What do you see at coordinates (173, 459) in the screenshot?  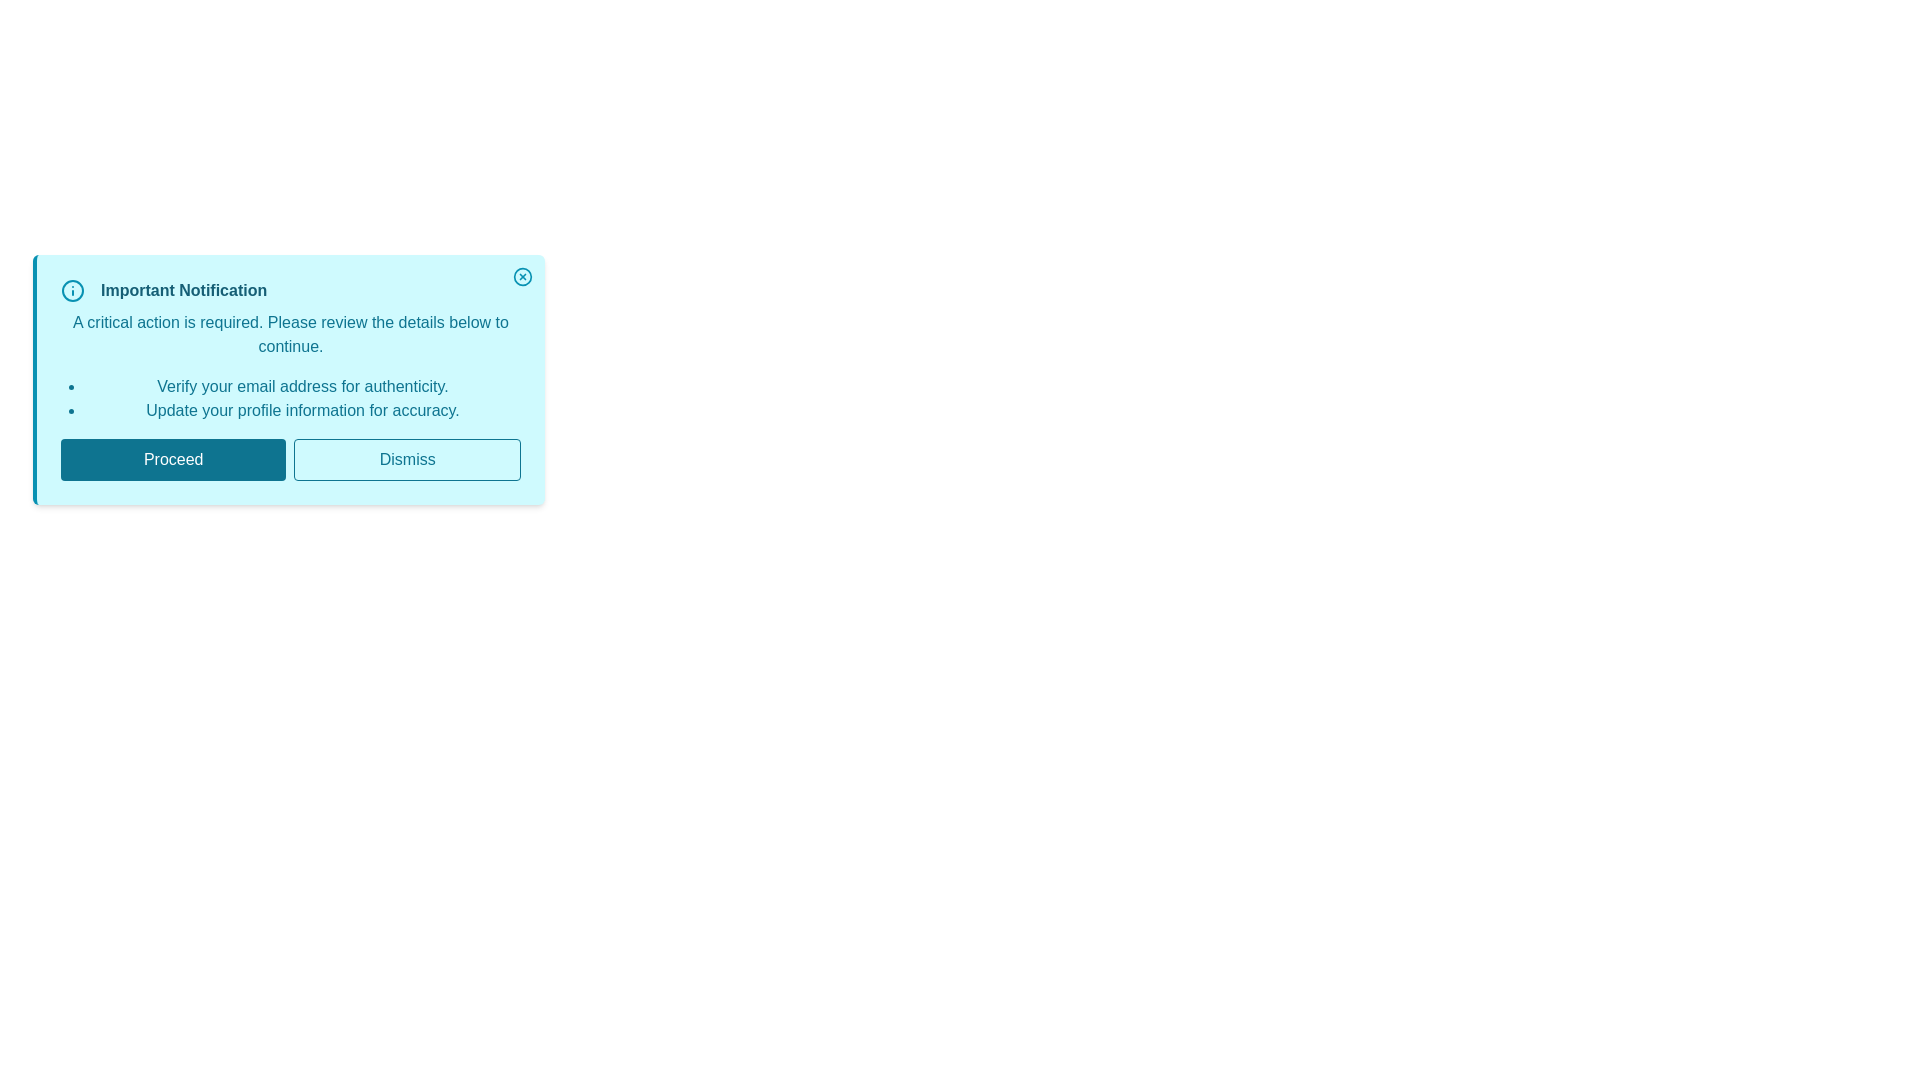 I see `the 'Proceed' button to continue with the action` at bounding box center [173, 459].